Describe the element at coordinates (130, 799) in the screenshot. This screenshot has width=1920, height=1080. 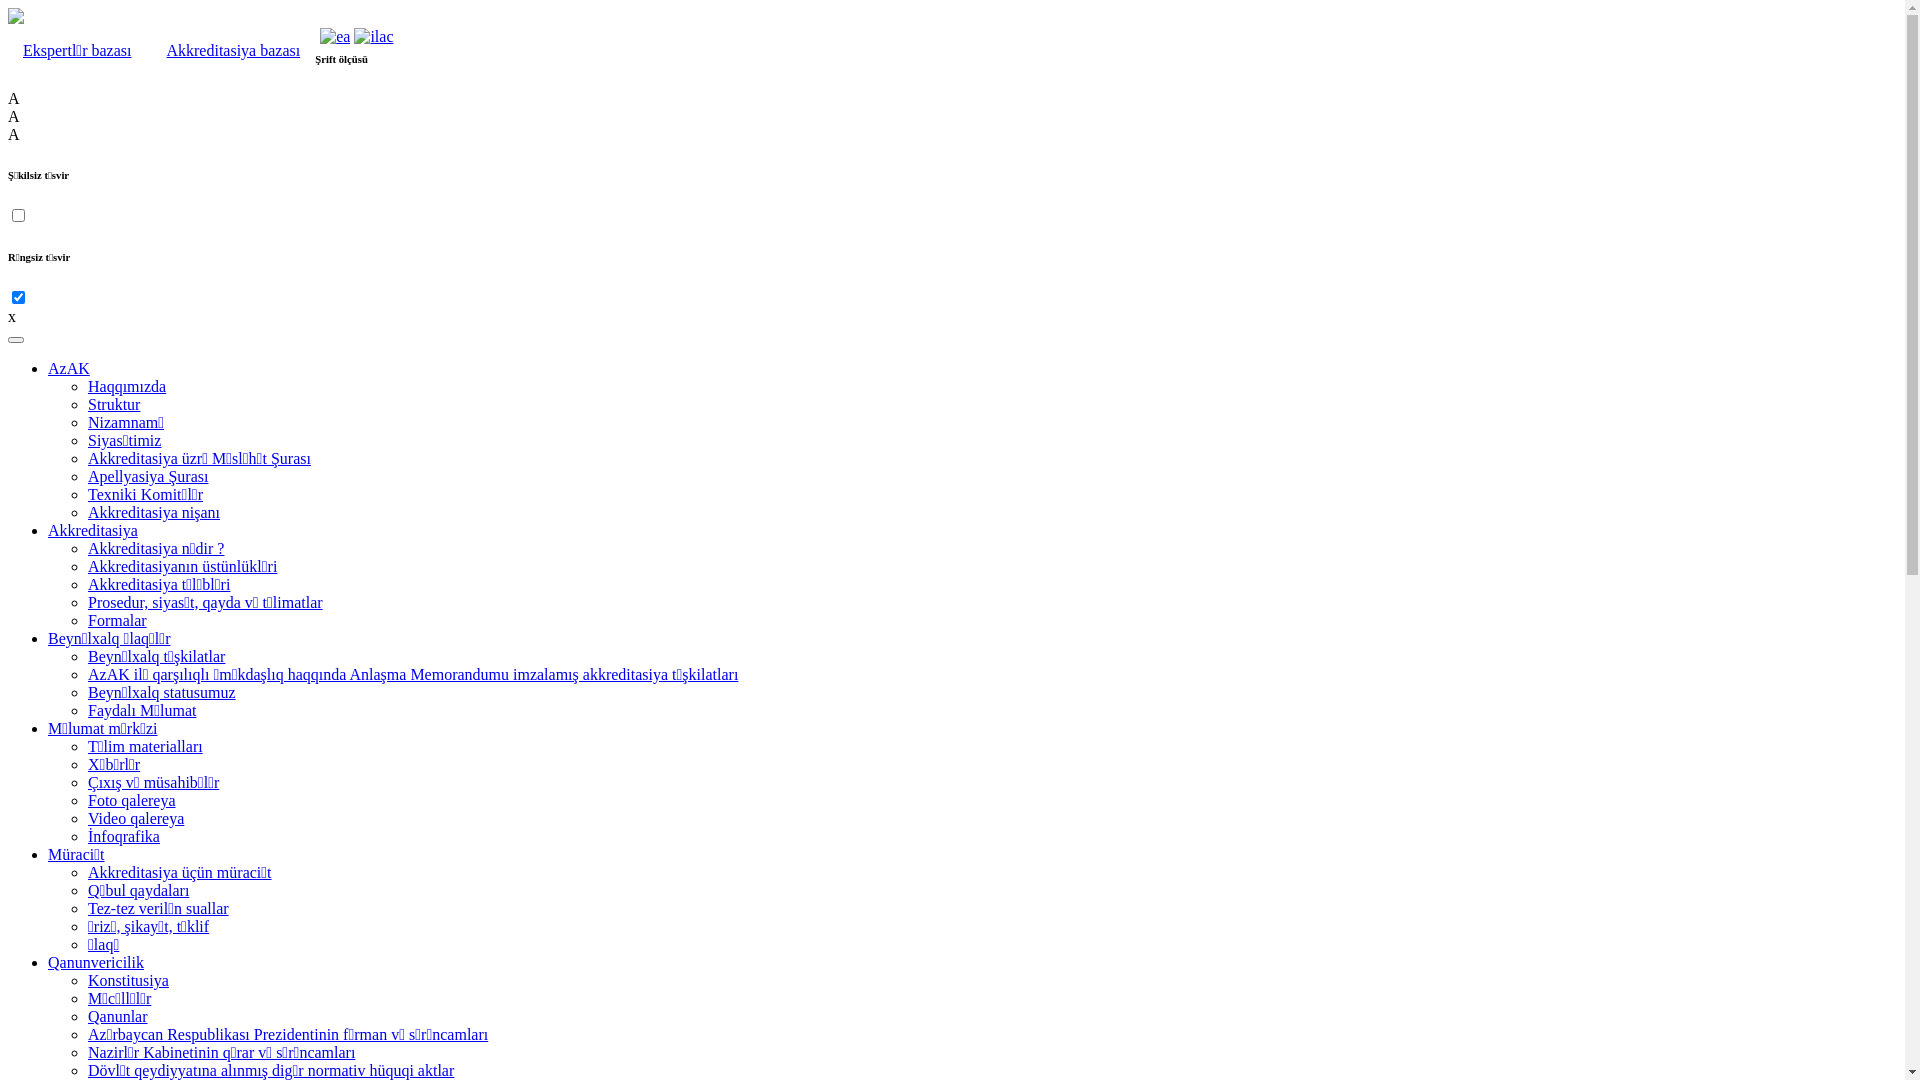
I see `'Foto qalereya'` at that location.